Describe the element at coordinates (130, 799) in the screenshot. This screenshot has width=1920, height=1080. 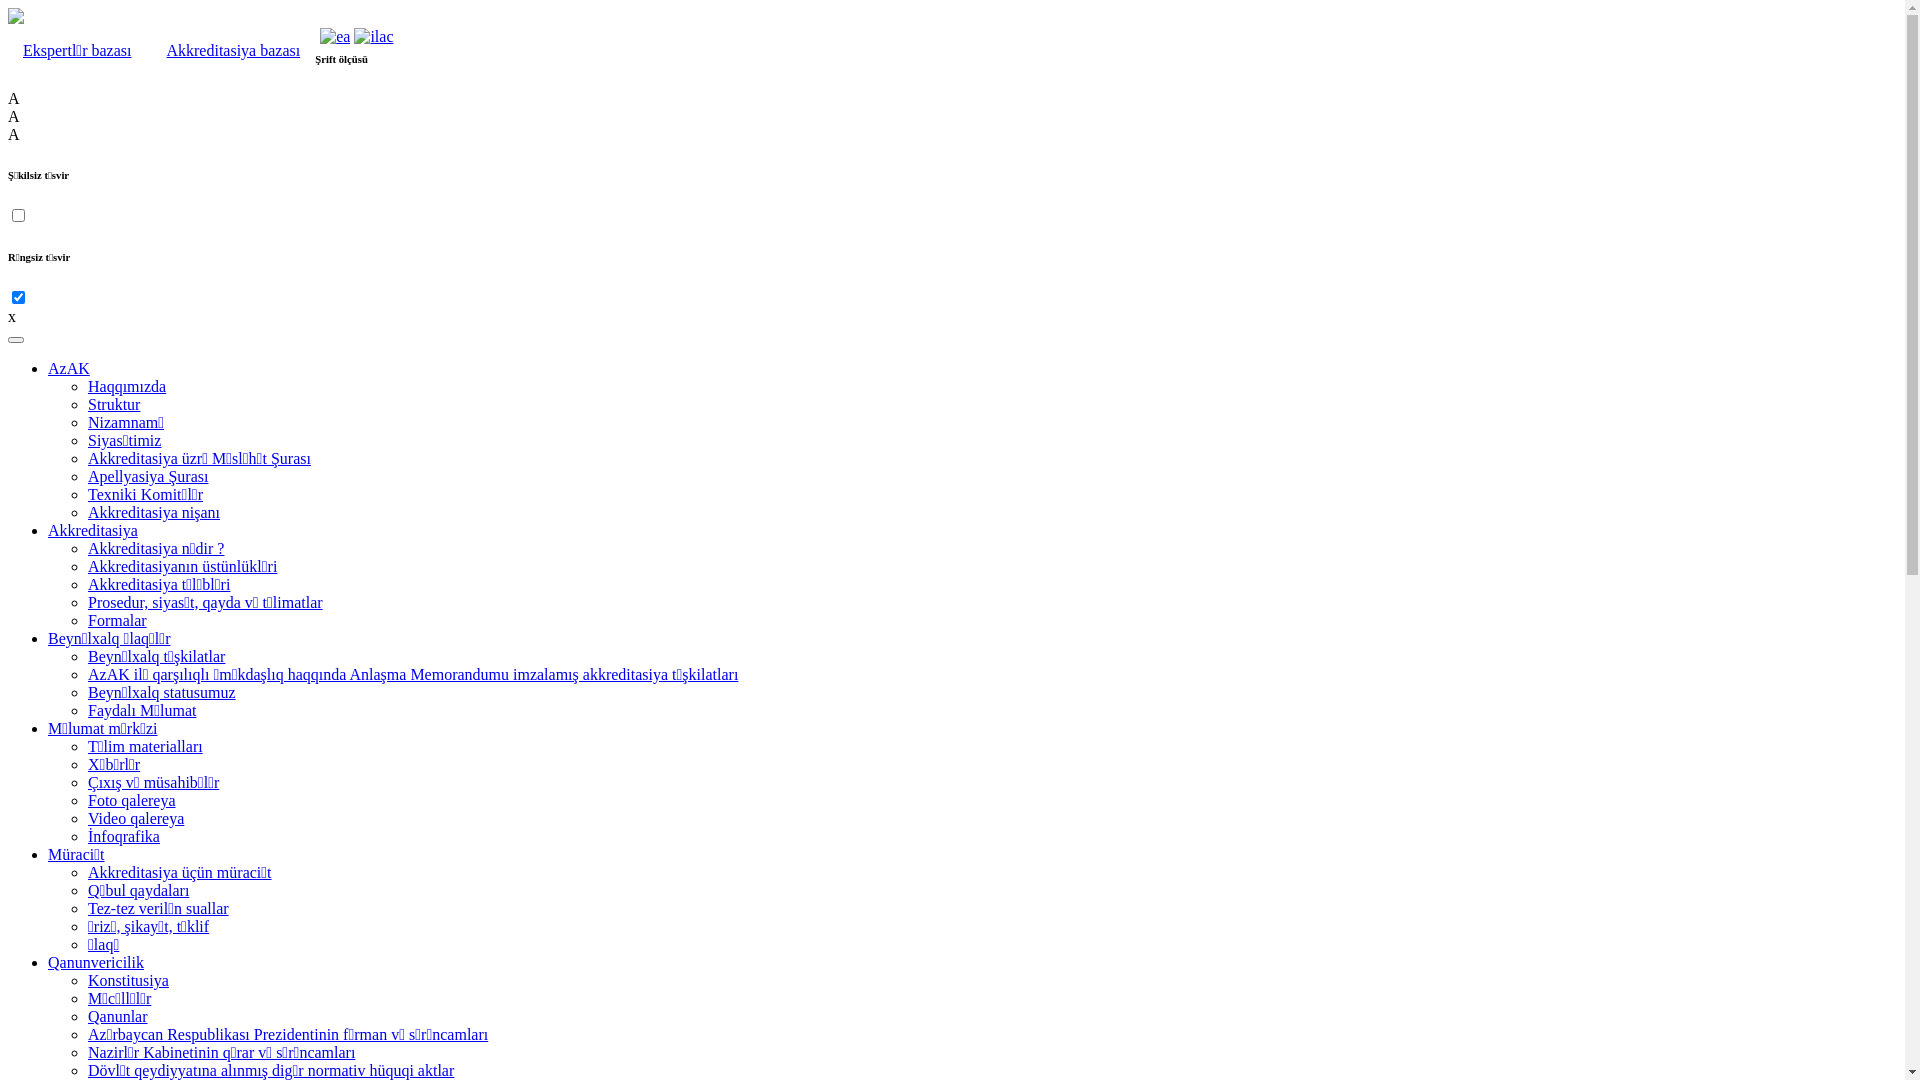
I see `'Foto qalereya'` at that location.